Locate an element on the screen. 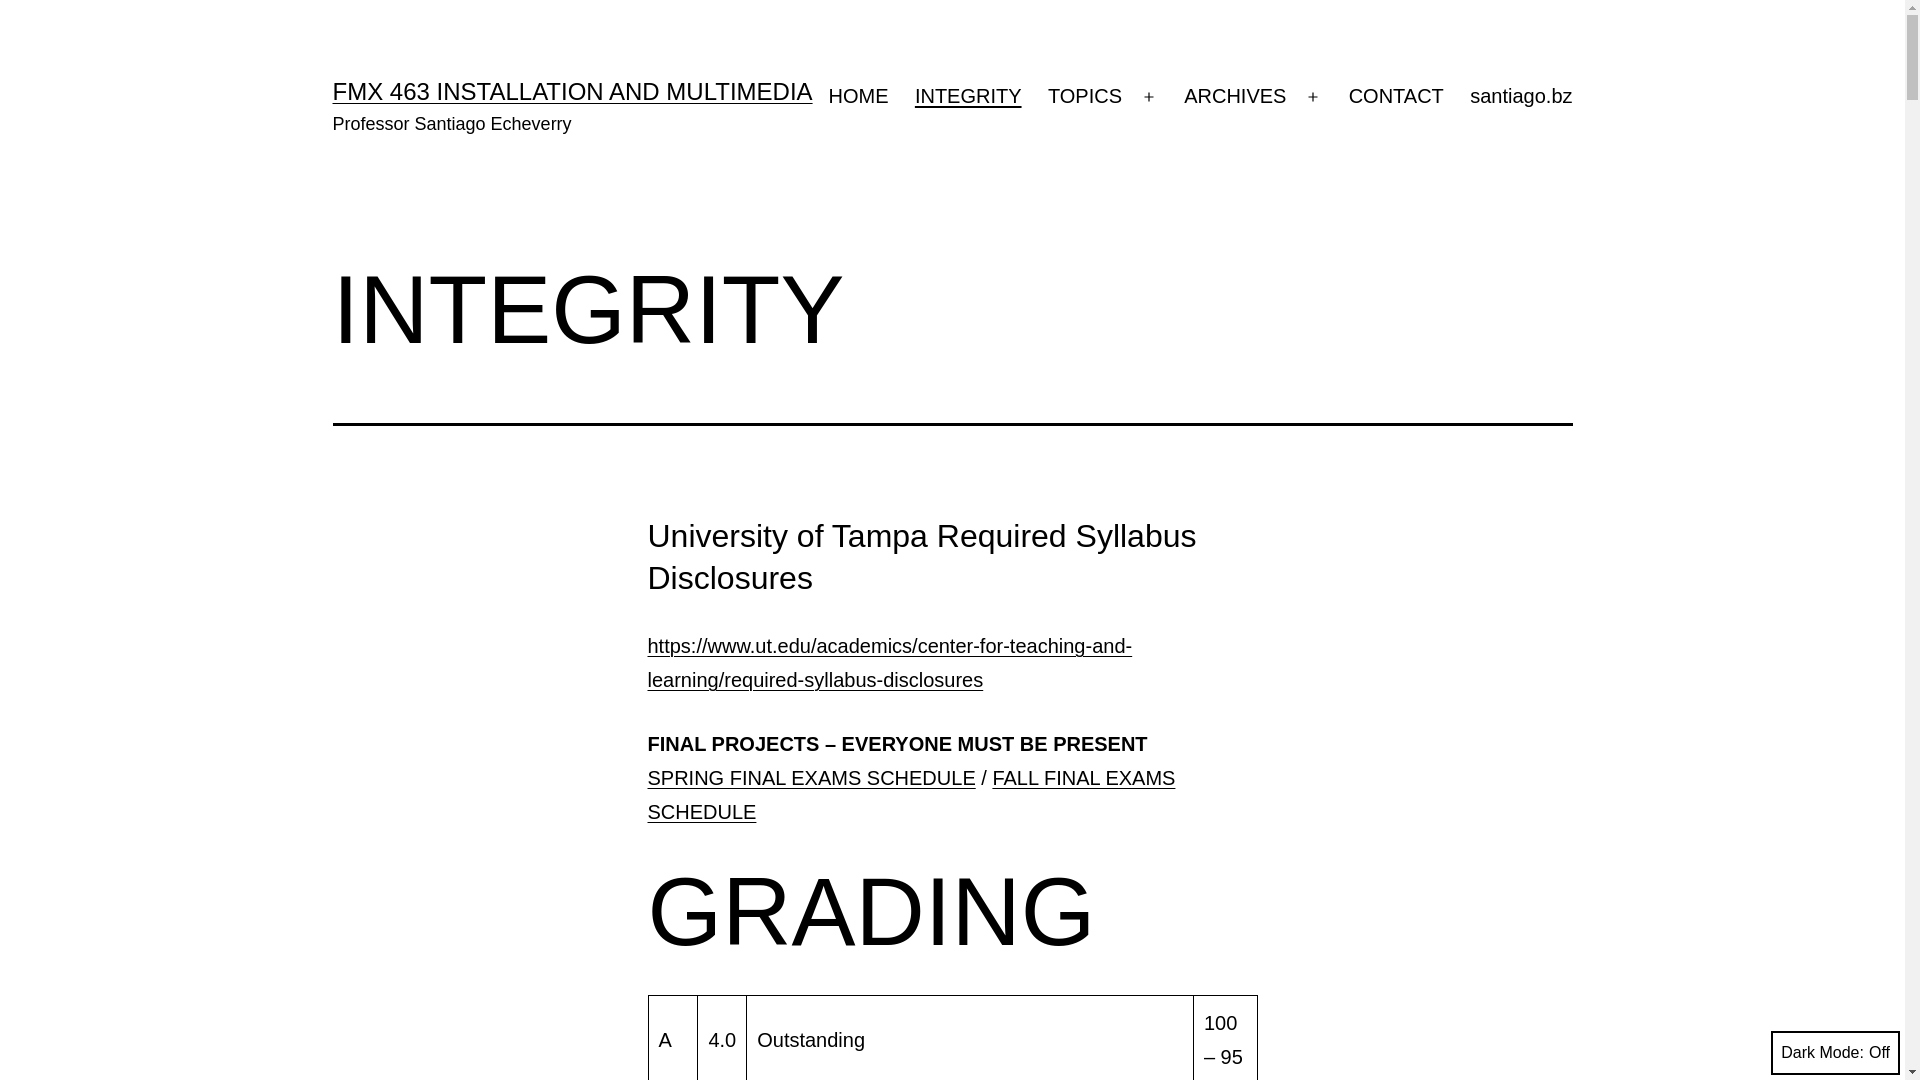 The image size is (1920, 1080). 'Open menu' is located at coordinates (1148, 96).